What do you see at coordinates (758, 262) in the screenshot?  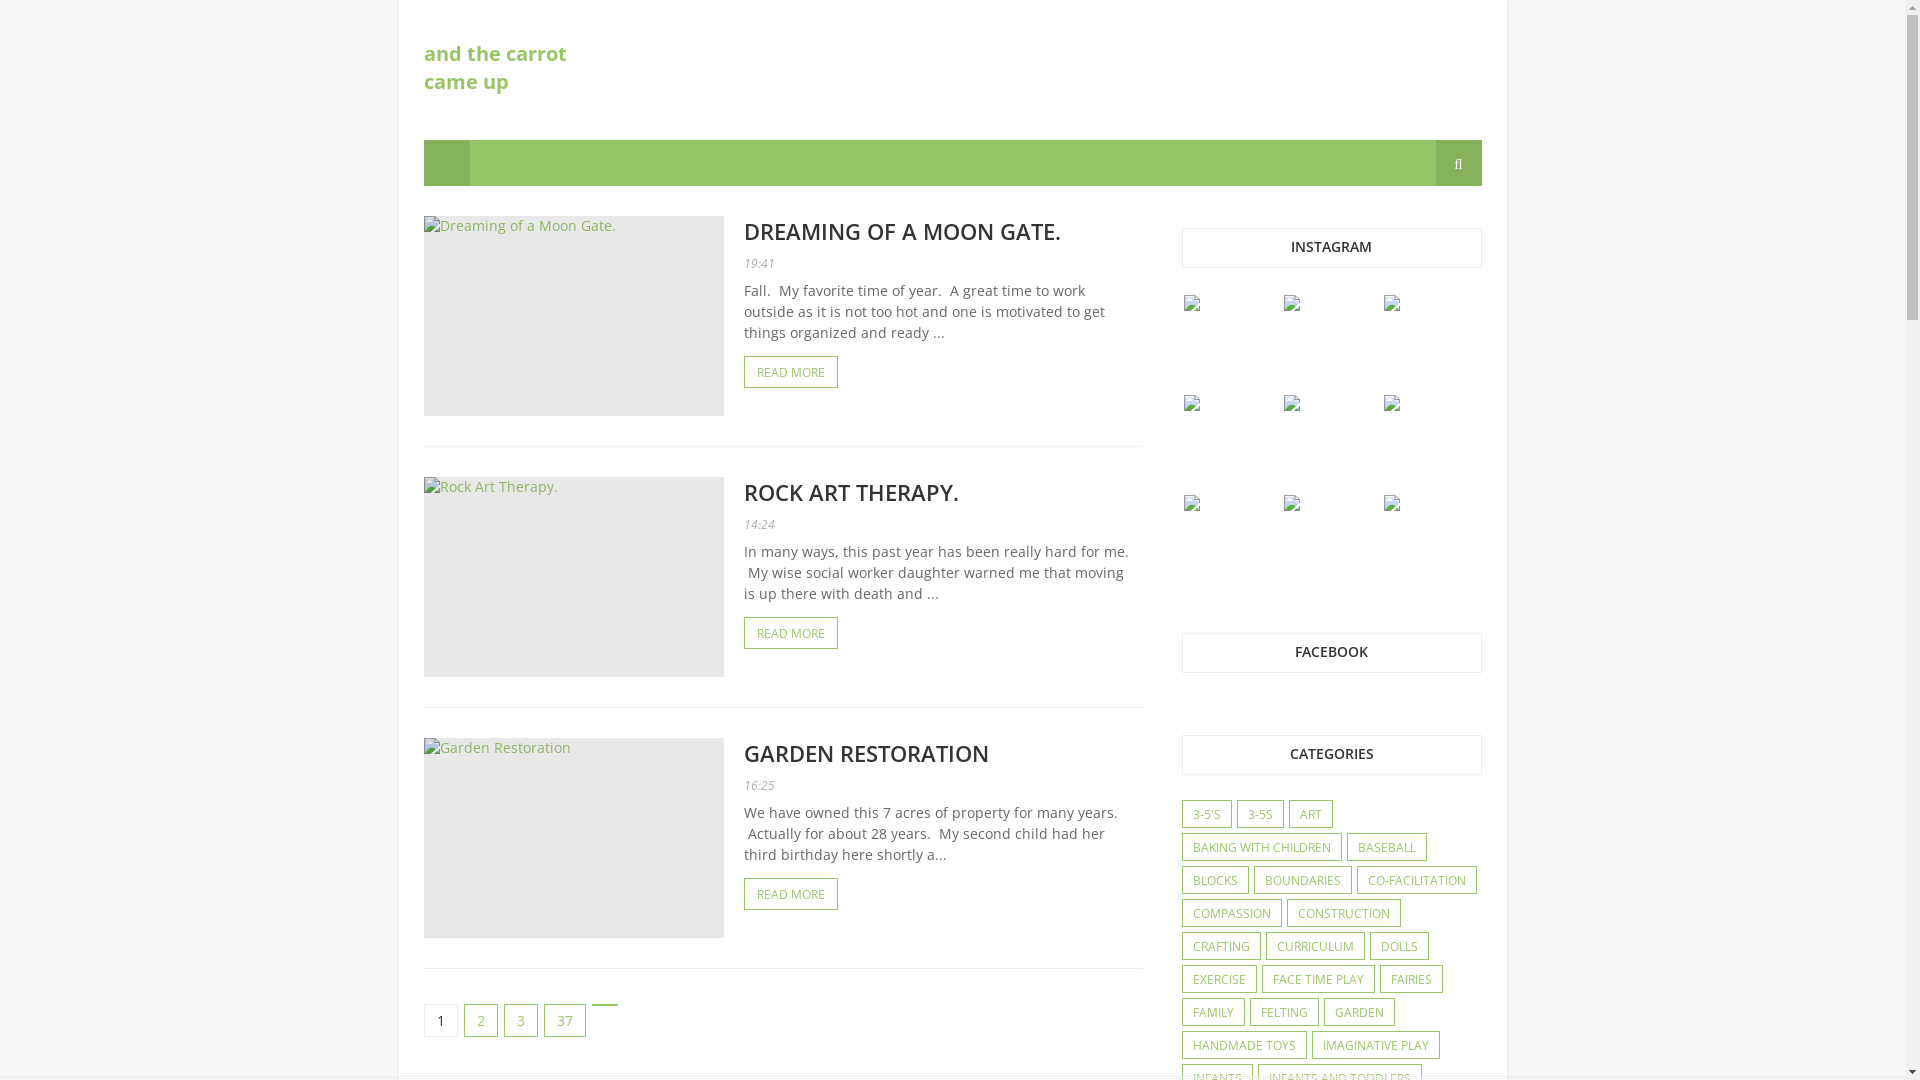 I see `'19:41'` at bounding box center [758, 262].